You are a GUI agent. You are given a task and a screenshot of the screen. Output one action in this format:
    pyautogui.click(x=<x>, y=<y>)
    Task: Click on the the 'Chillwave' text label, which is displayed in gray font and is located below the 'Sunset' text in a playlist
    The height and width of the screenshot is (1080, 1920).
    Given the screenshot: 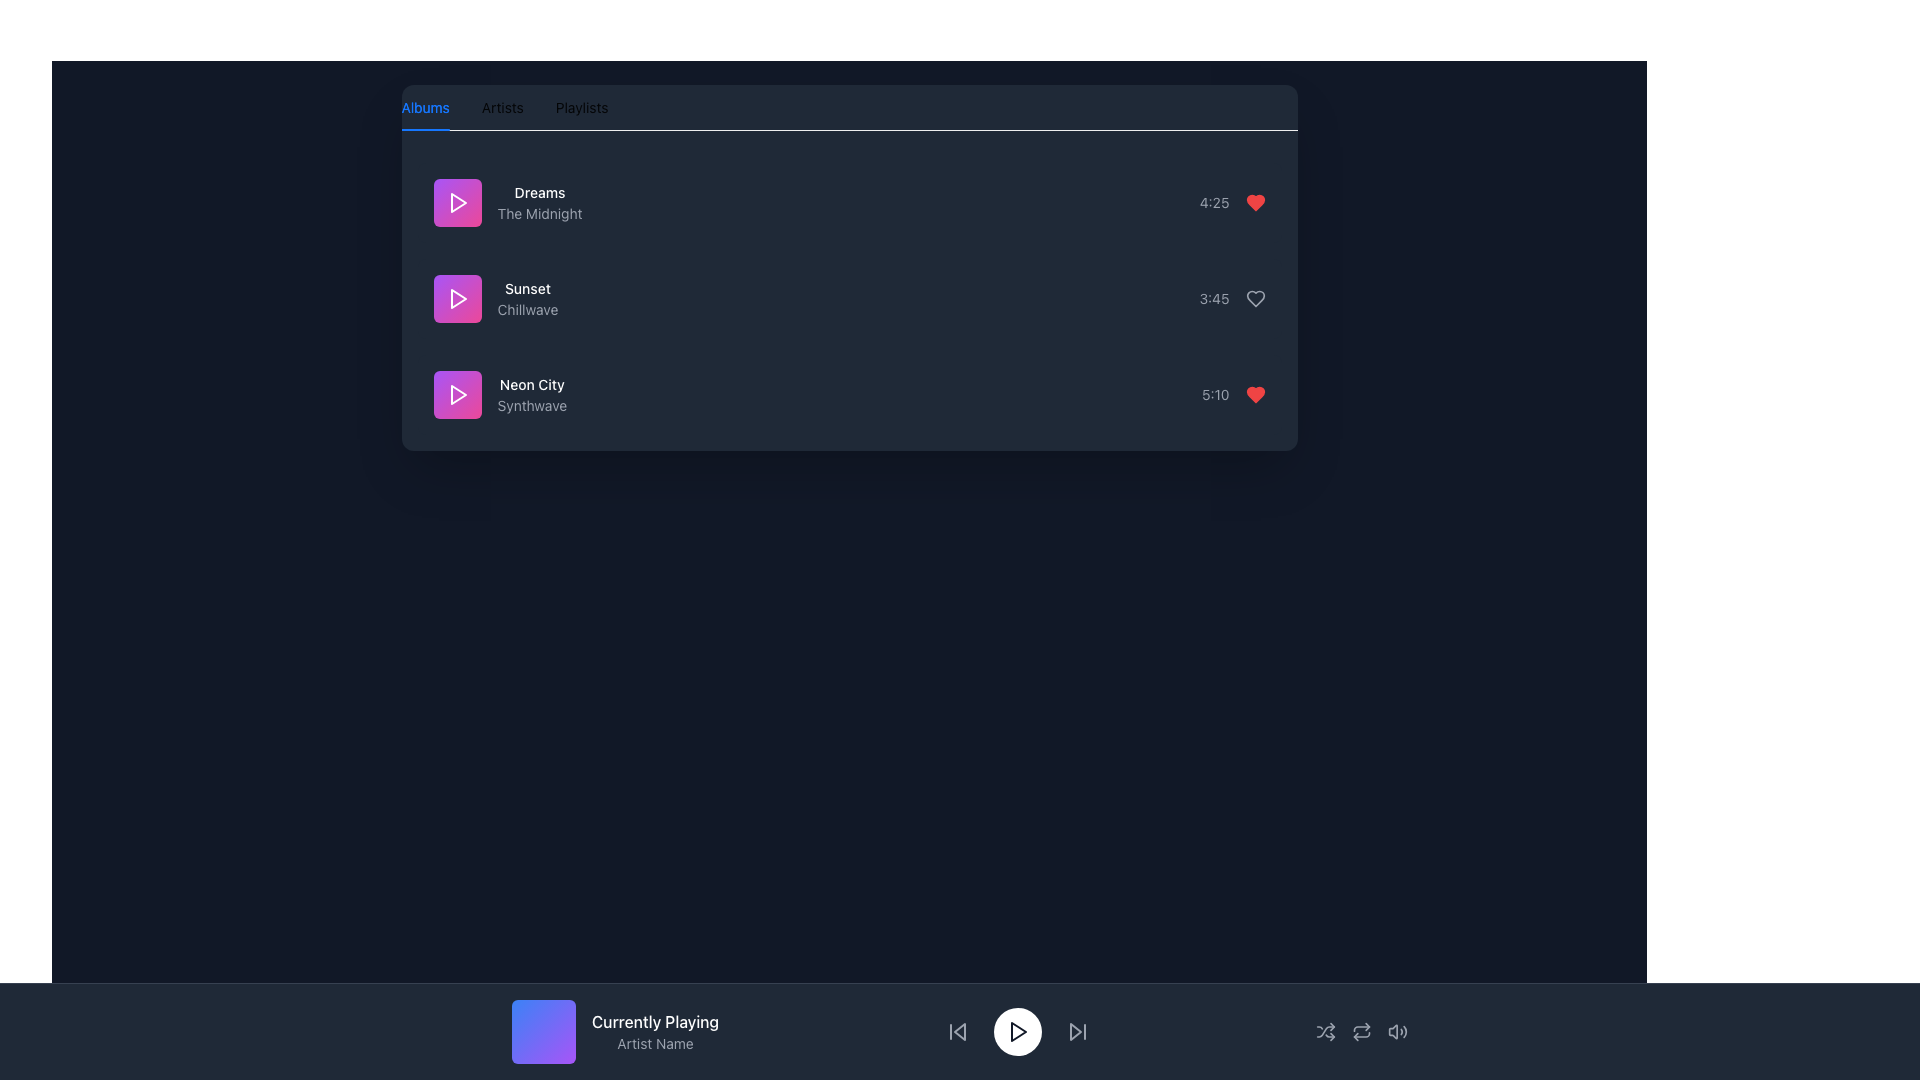 What is the action you would take?
    pyautogui.click(x=528, y=309)
    